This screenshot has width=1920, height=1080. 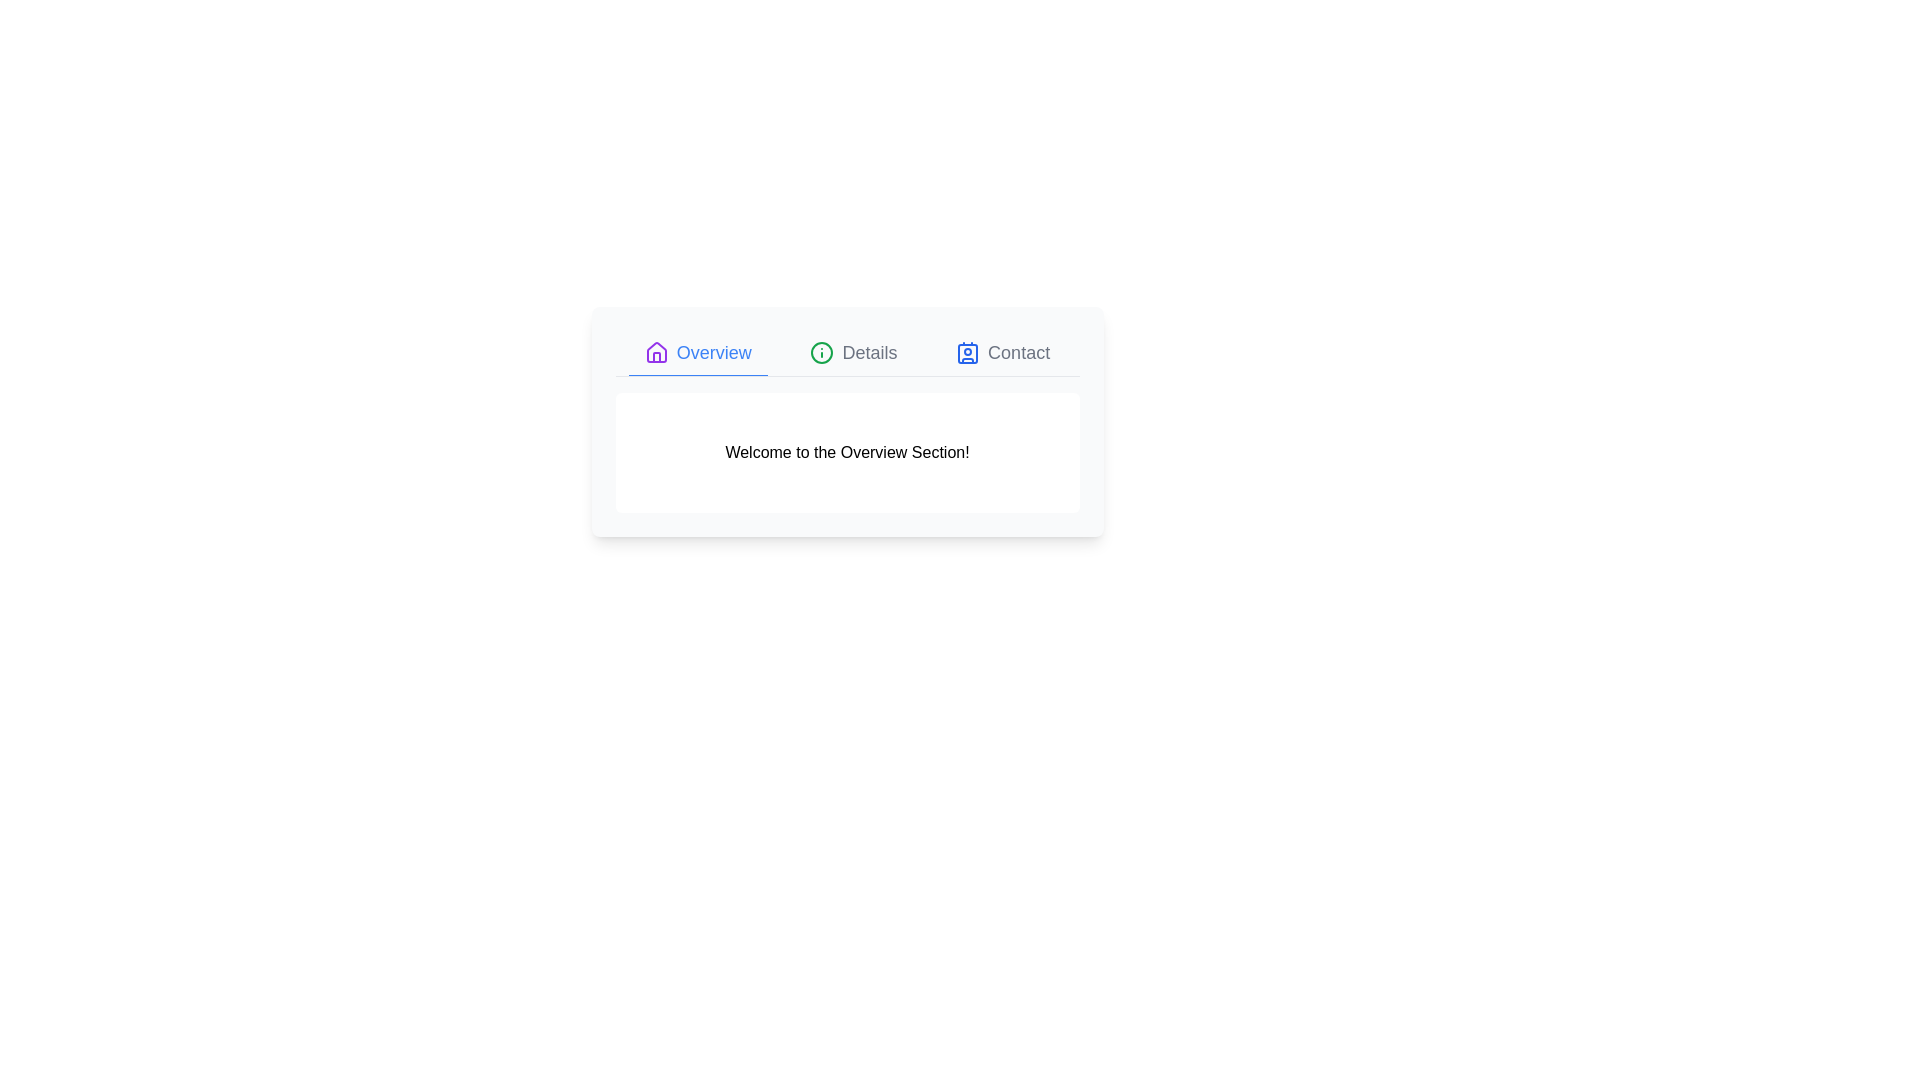 What do you see at coordinates (697, 352) in the screenshot?
I see `the Overview tab to examine its content` at bounding box center [697, 352].